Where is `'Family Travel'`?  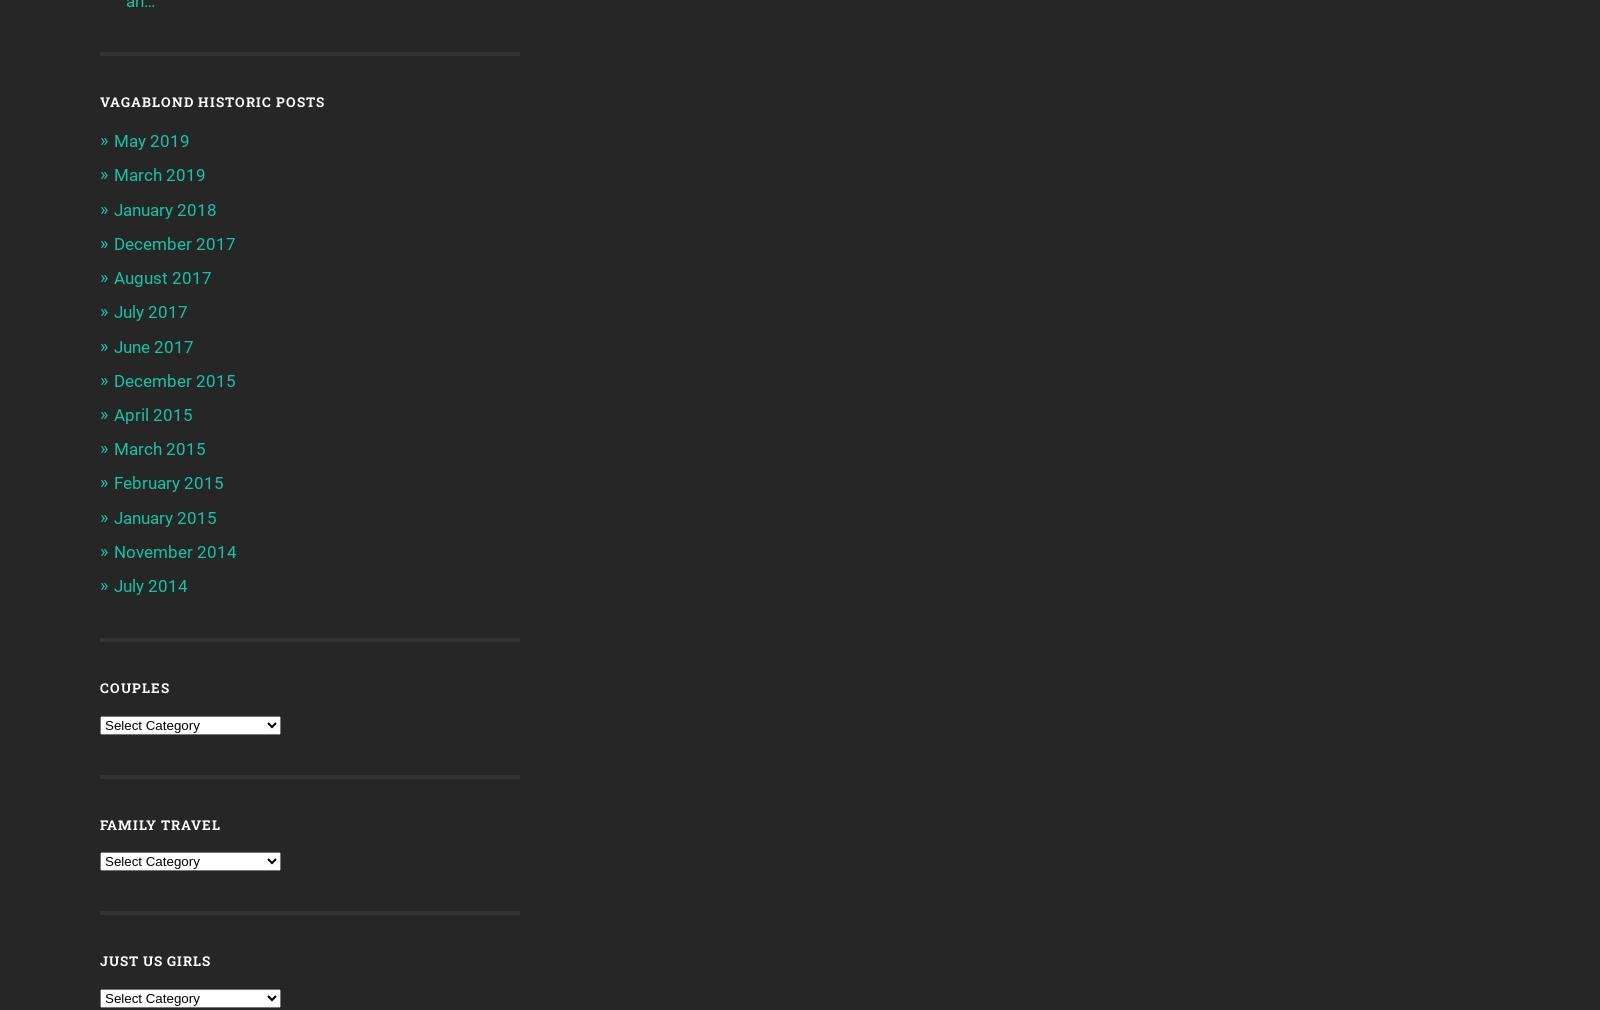 'Family Travel' is located at coordinates (159, 823).